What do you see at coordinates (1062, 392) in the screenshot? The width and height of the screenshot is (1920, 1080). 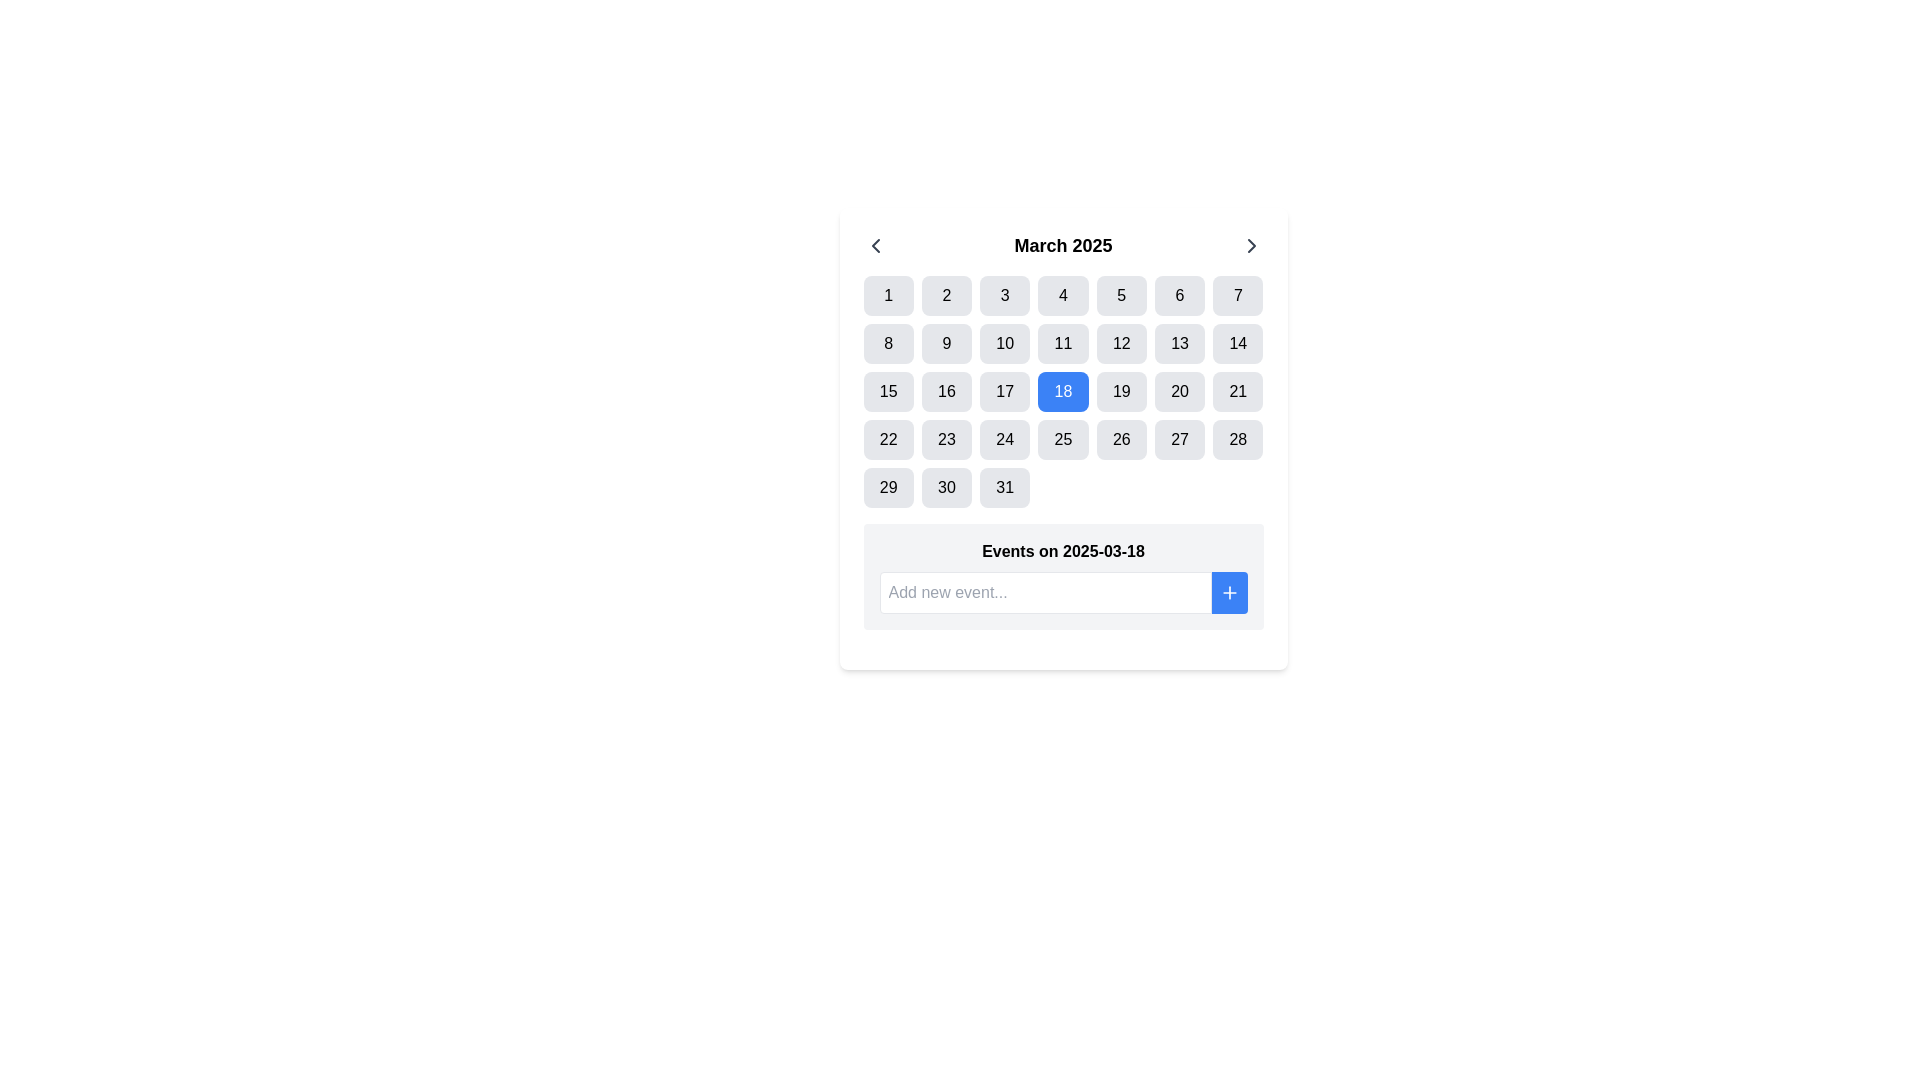 I see `the date button representing the 18th of March 2025` at bounding box center [1062, 392].